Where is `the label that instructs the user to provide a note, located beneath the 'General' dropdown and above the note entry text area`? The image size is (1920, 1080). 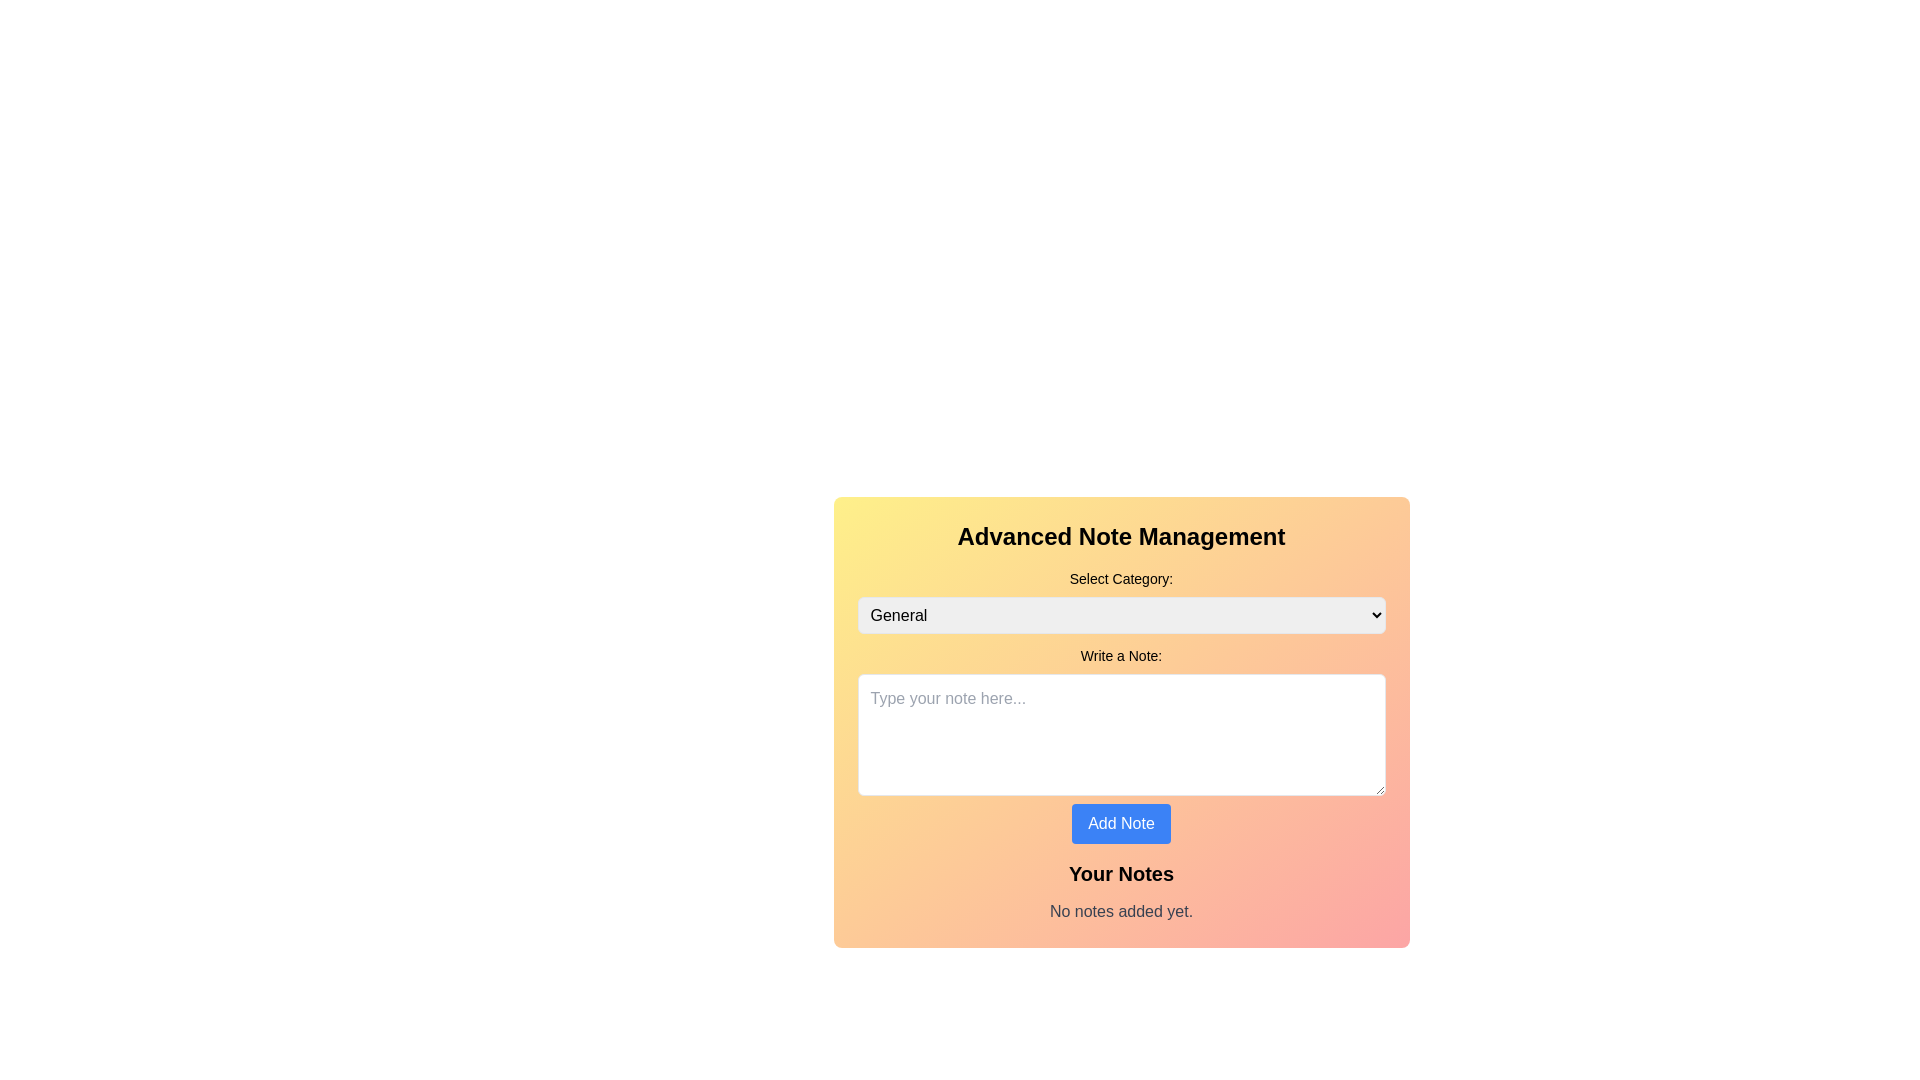 the label that instructs the user to provide a note, located beneath the 'General' dropdown and above the note entry text area is located at coordinates (1121, 655).